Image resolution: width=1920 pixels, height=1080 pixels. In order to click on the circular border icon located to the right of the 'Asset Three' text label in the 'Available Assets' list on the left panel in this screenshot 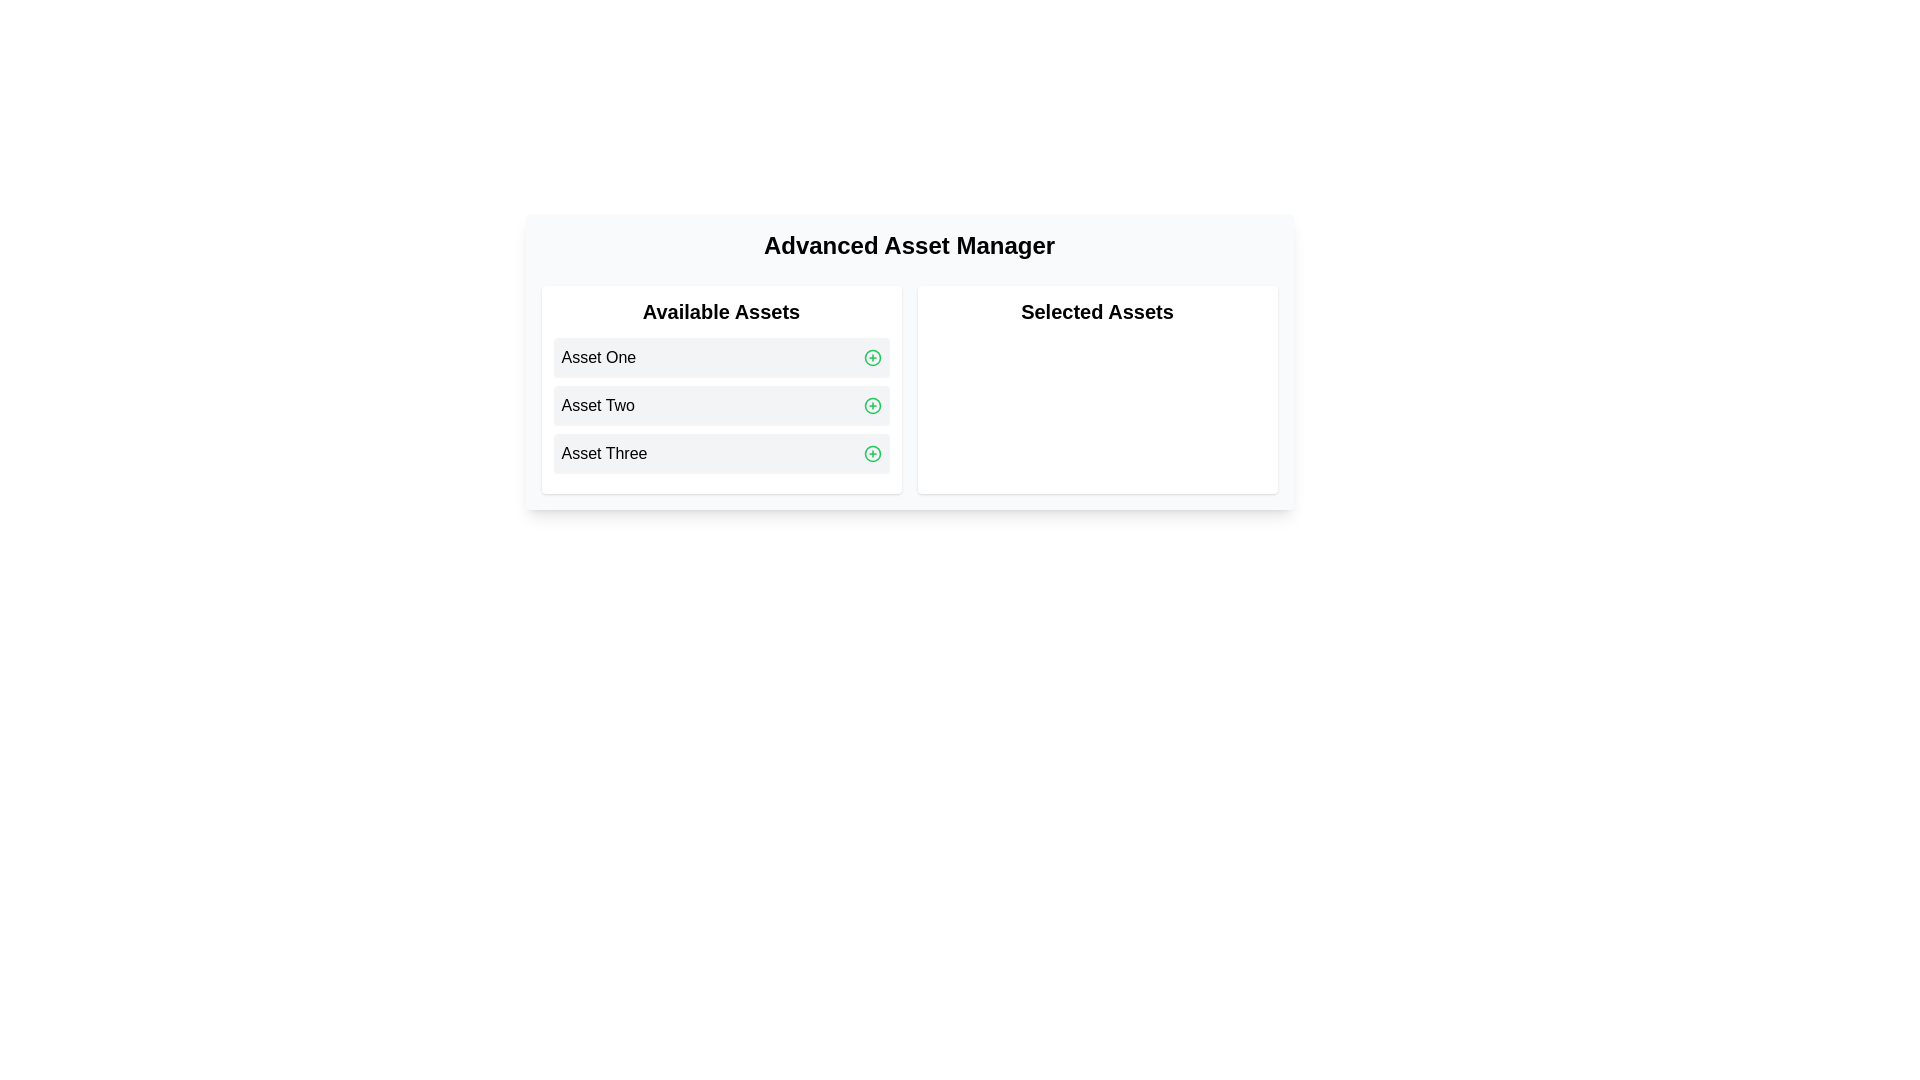, I will do `click(872, 454)`.